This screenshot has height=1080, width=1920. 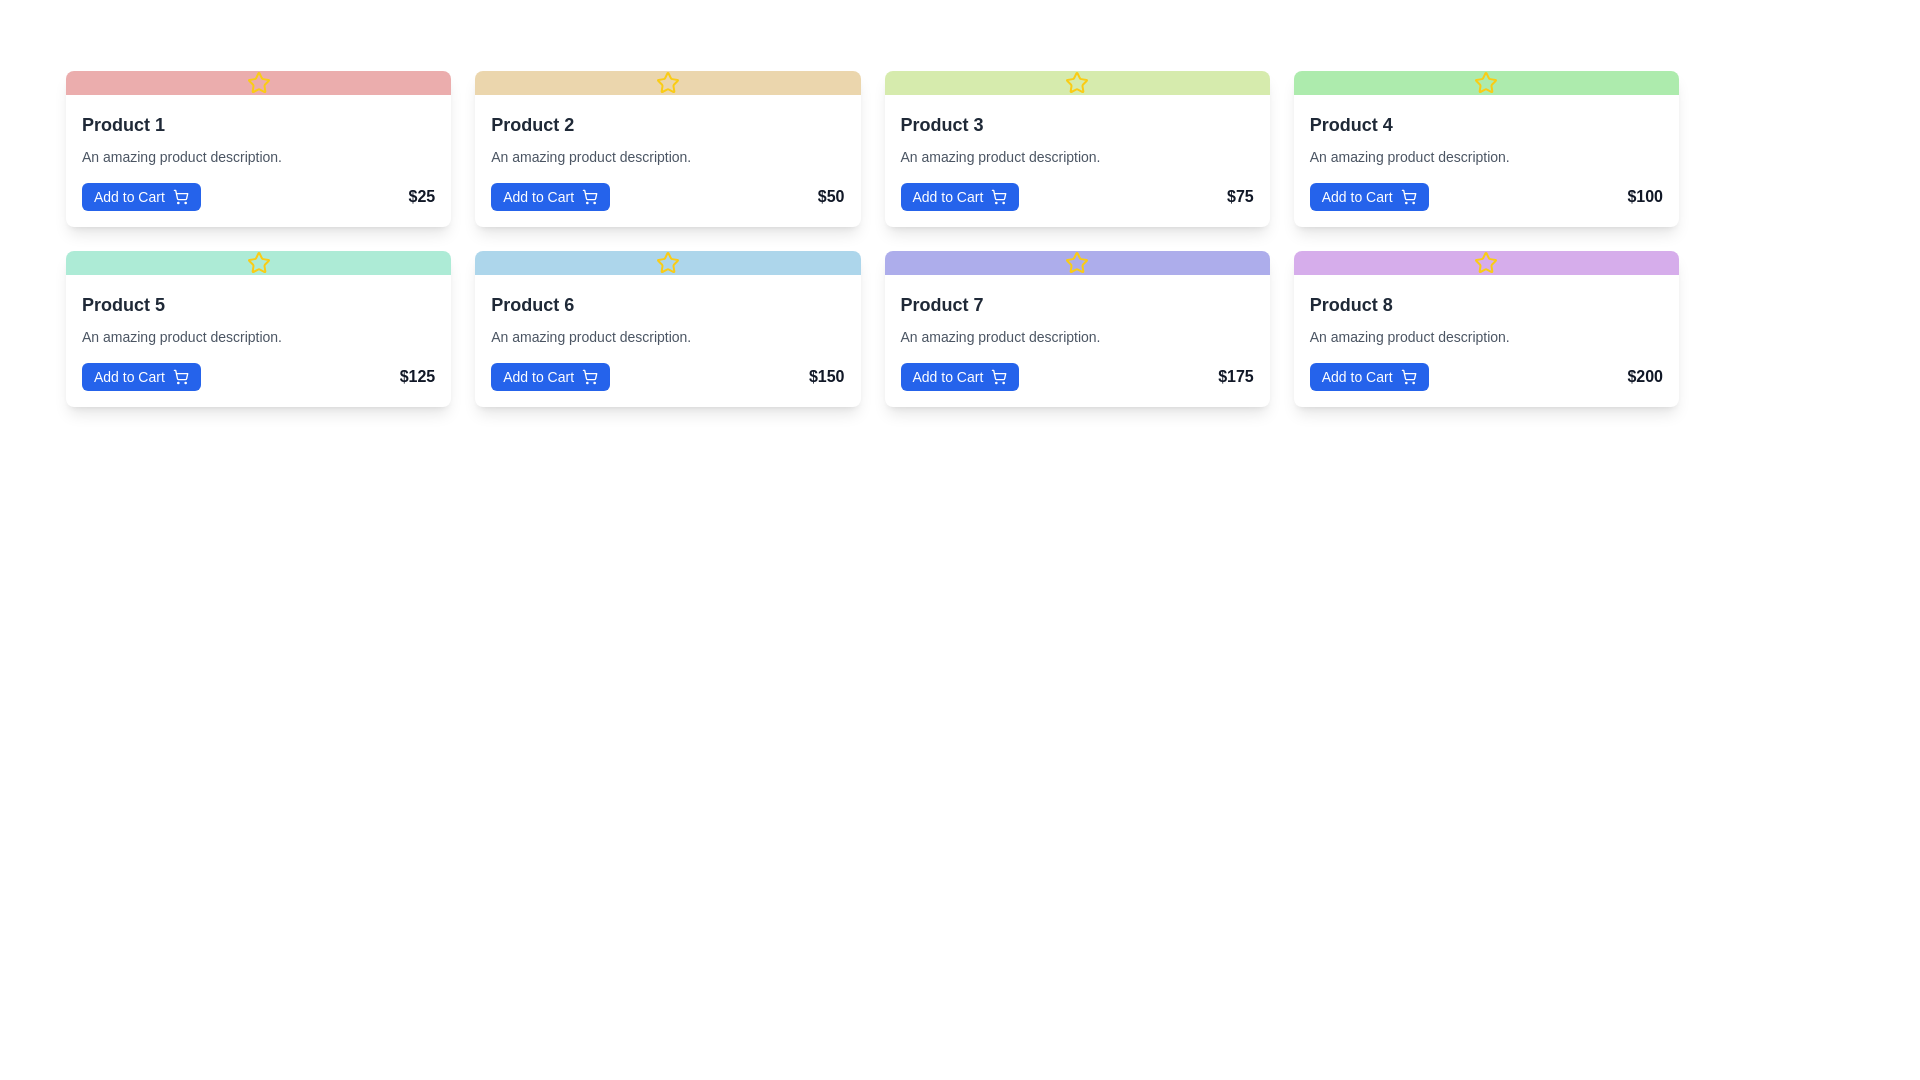 I want to click on the star icon located at the top-center of the 'Product 8' card in the product grid, so click(x=1486, y=261).